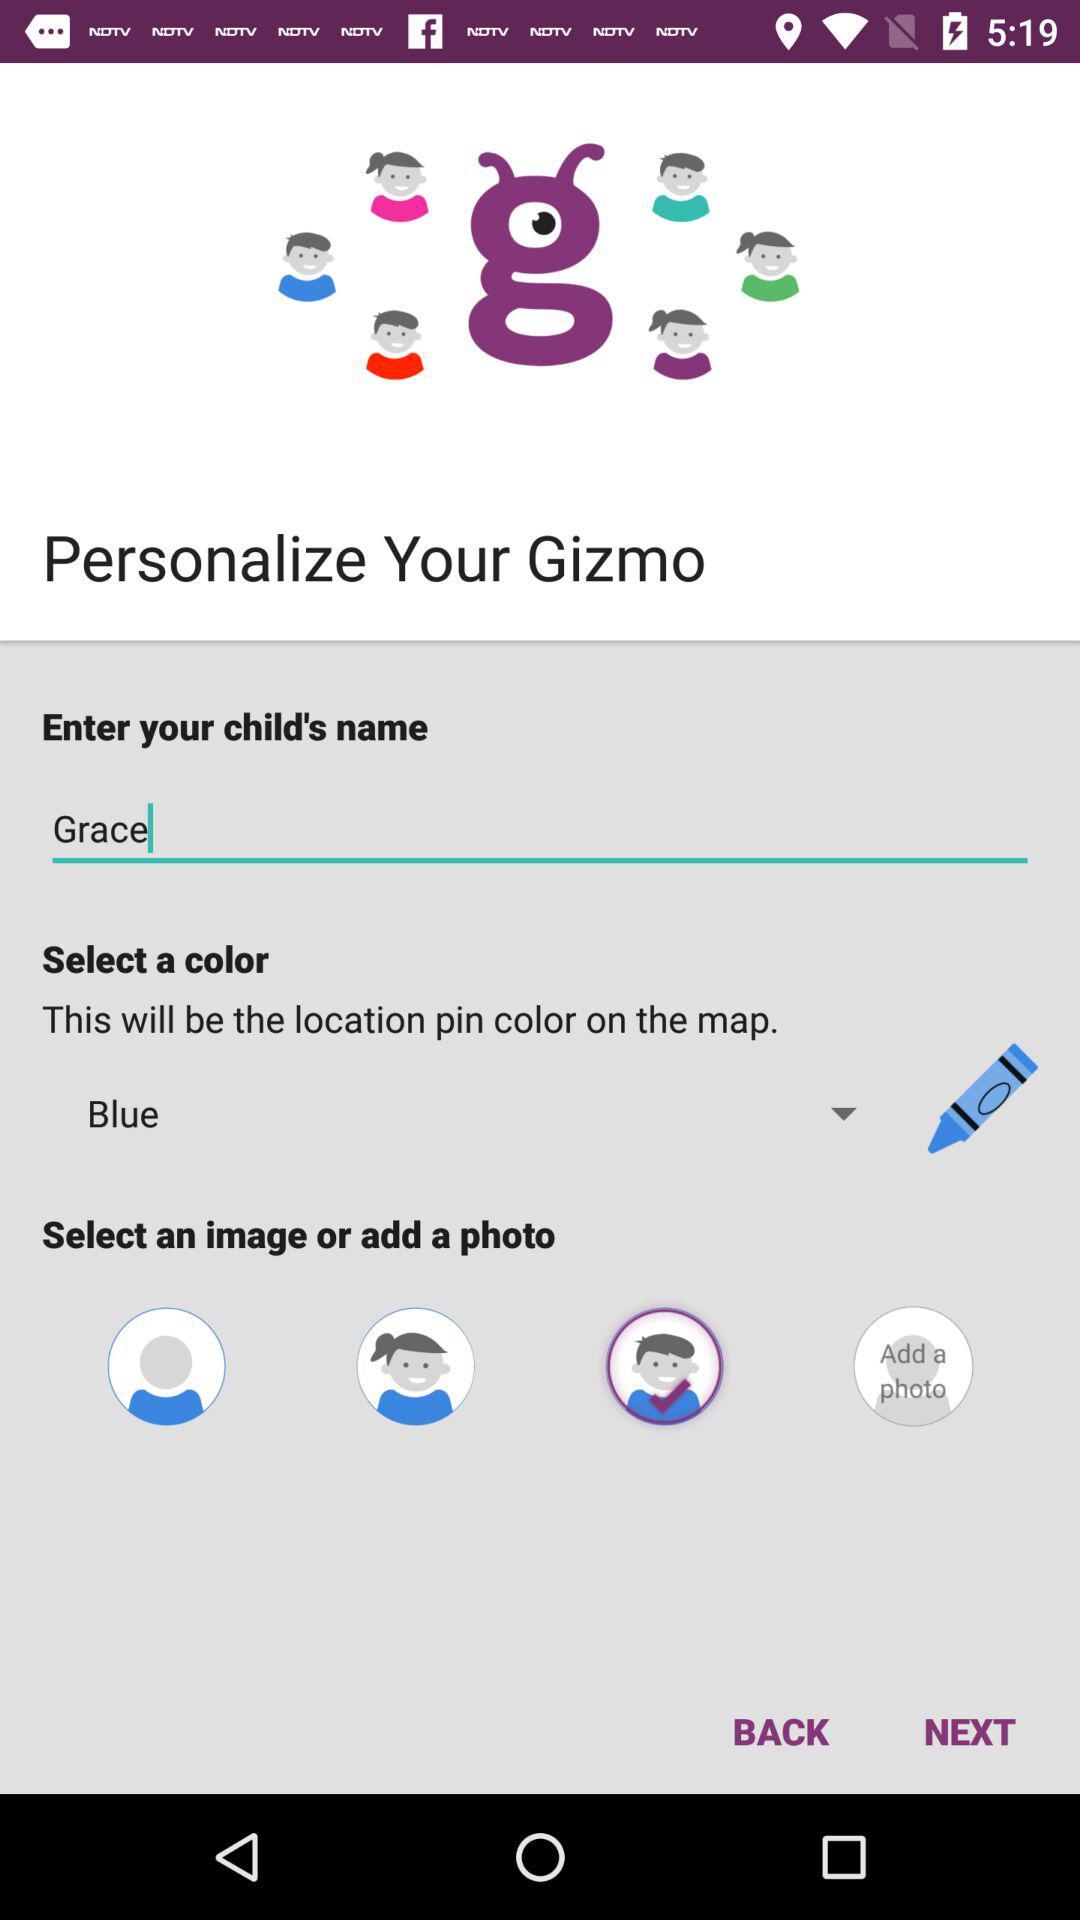 This screenshot has height=1920, width=1080. I want to click on the female photo, so click(414, 1365).